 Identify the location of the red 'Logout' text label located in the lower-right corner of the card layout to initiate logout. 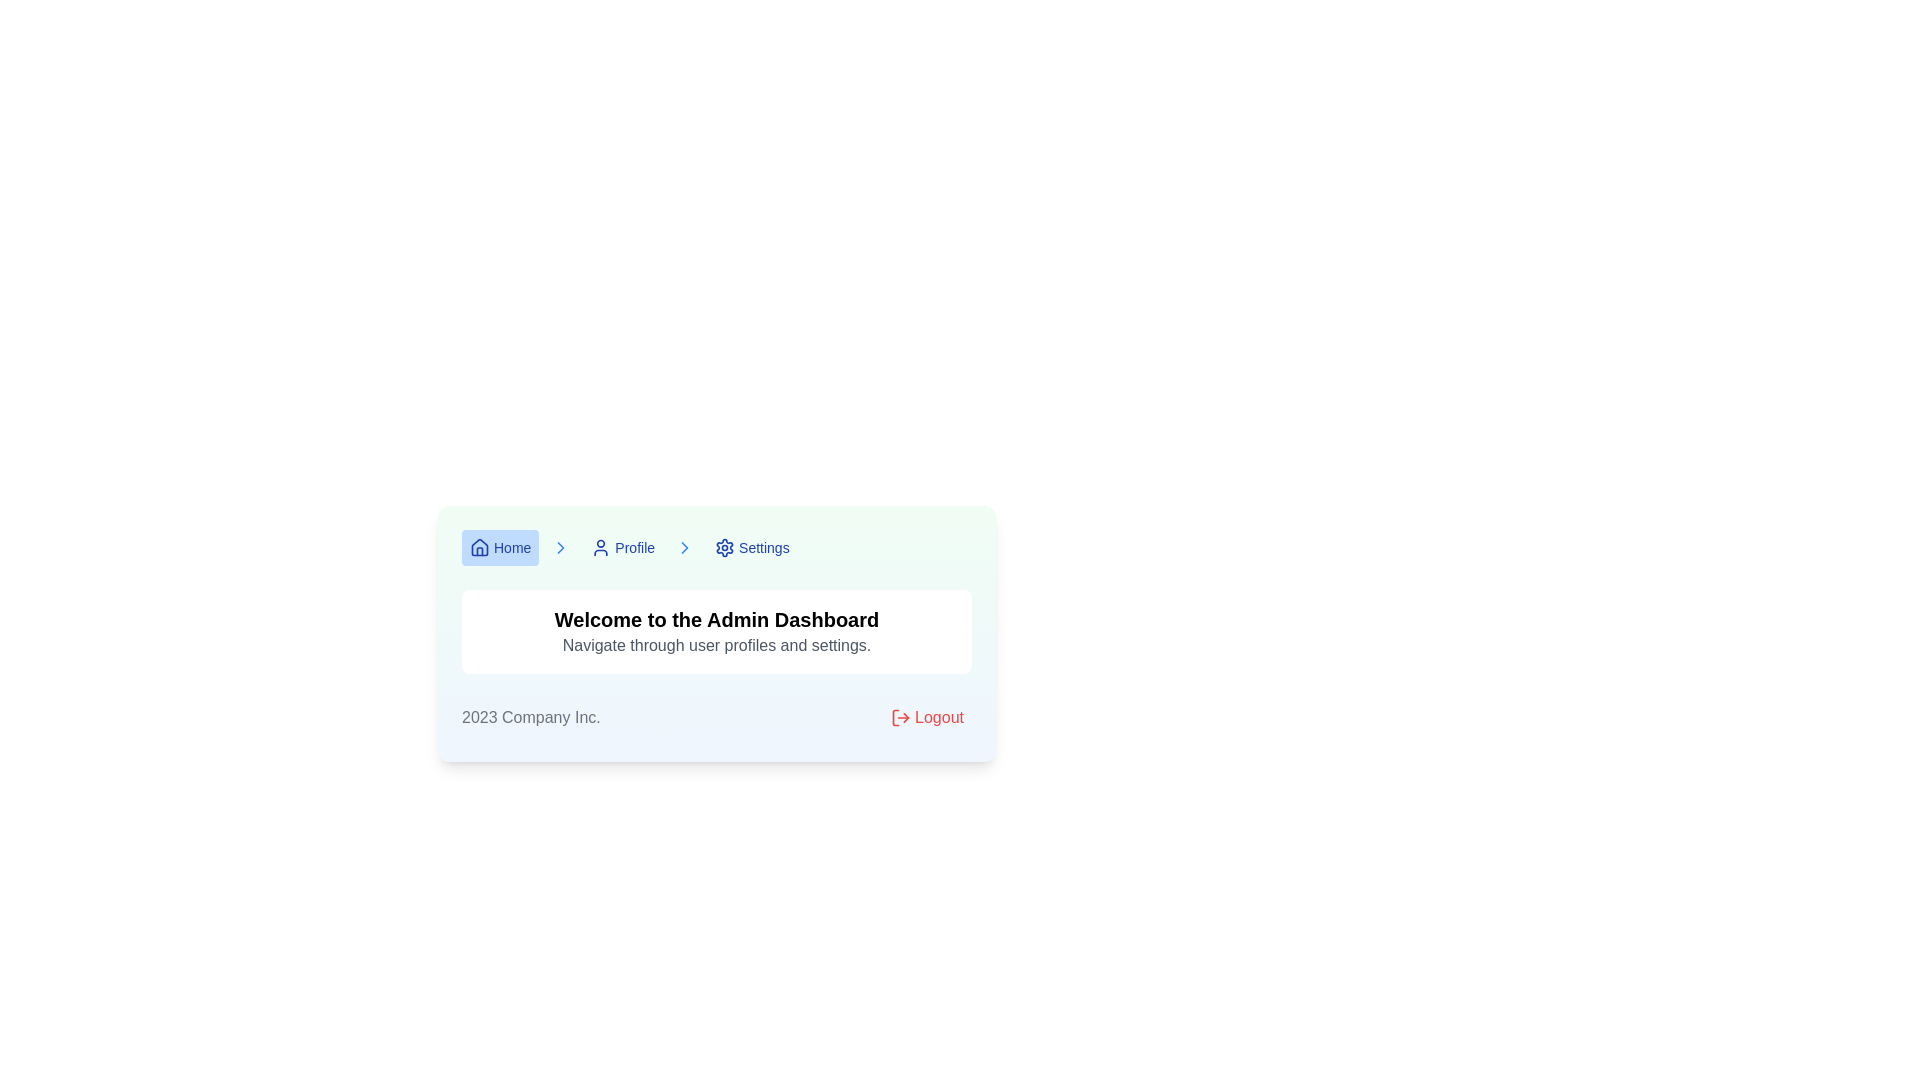
(938, 716).